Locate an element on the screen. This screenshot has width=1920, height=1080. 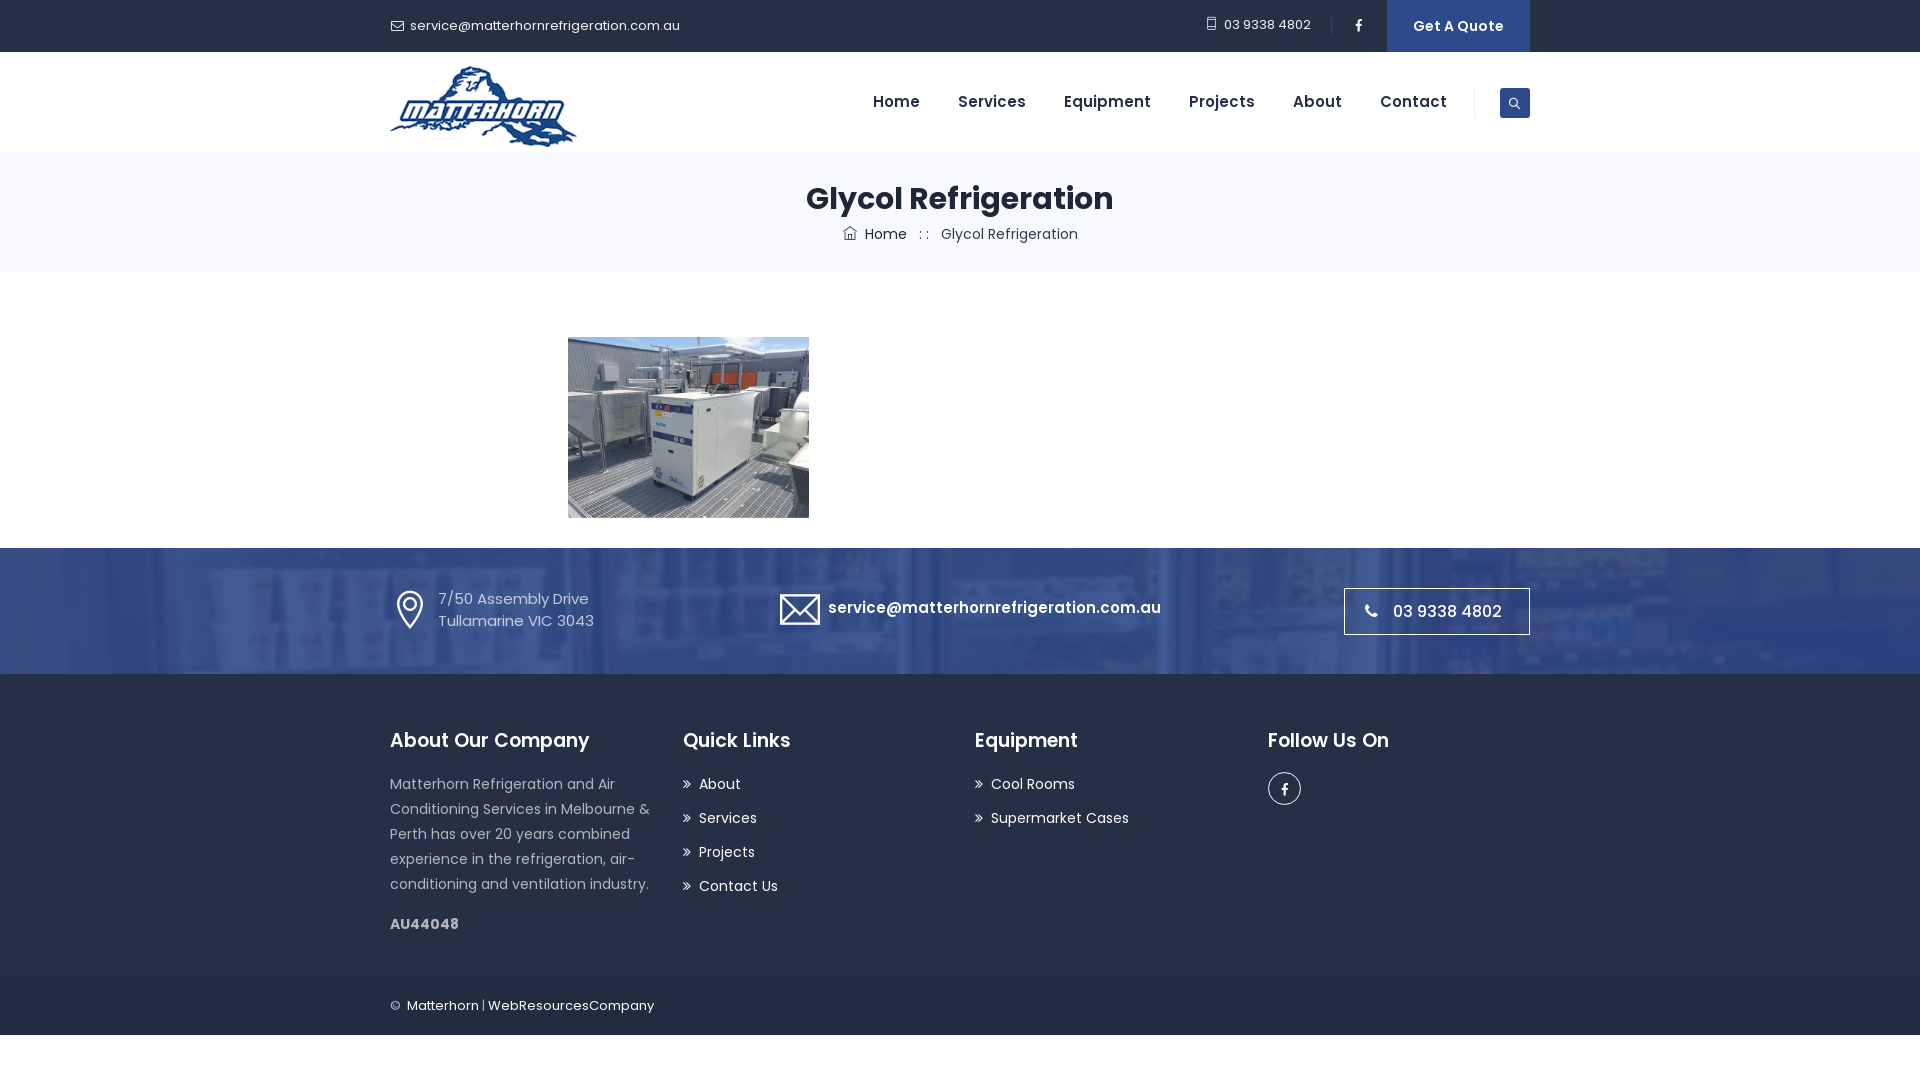
'Services' is located at coordinates (681, 818).